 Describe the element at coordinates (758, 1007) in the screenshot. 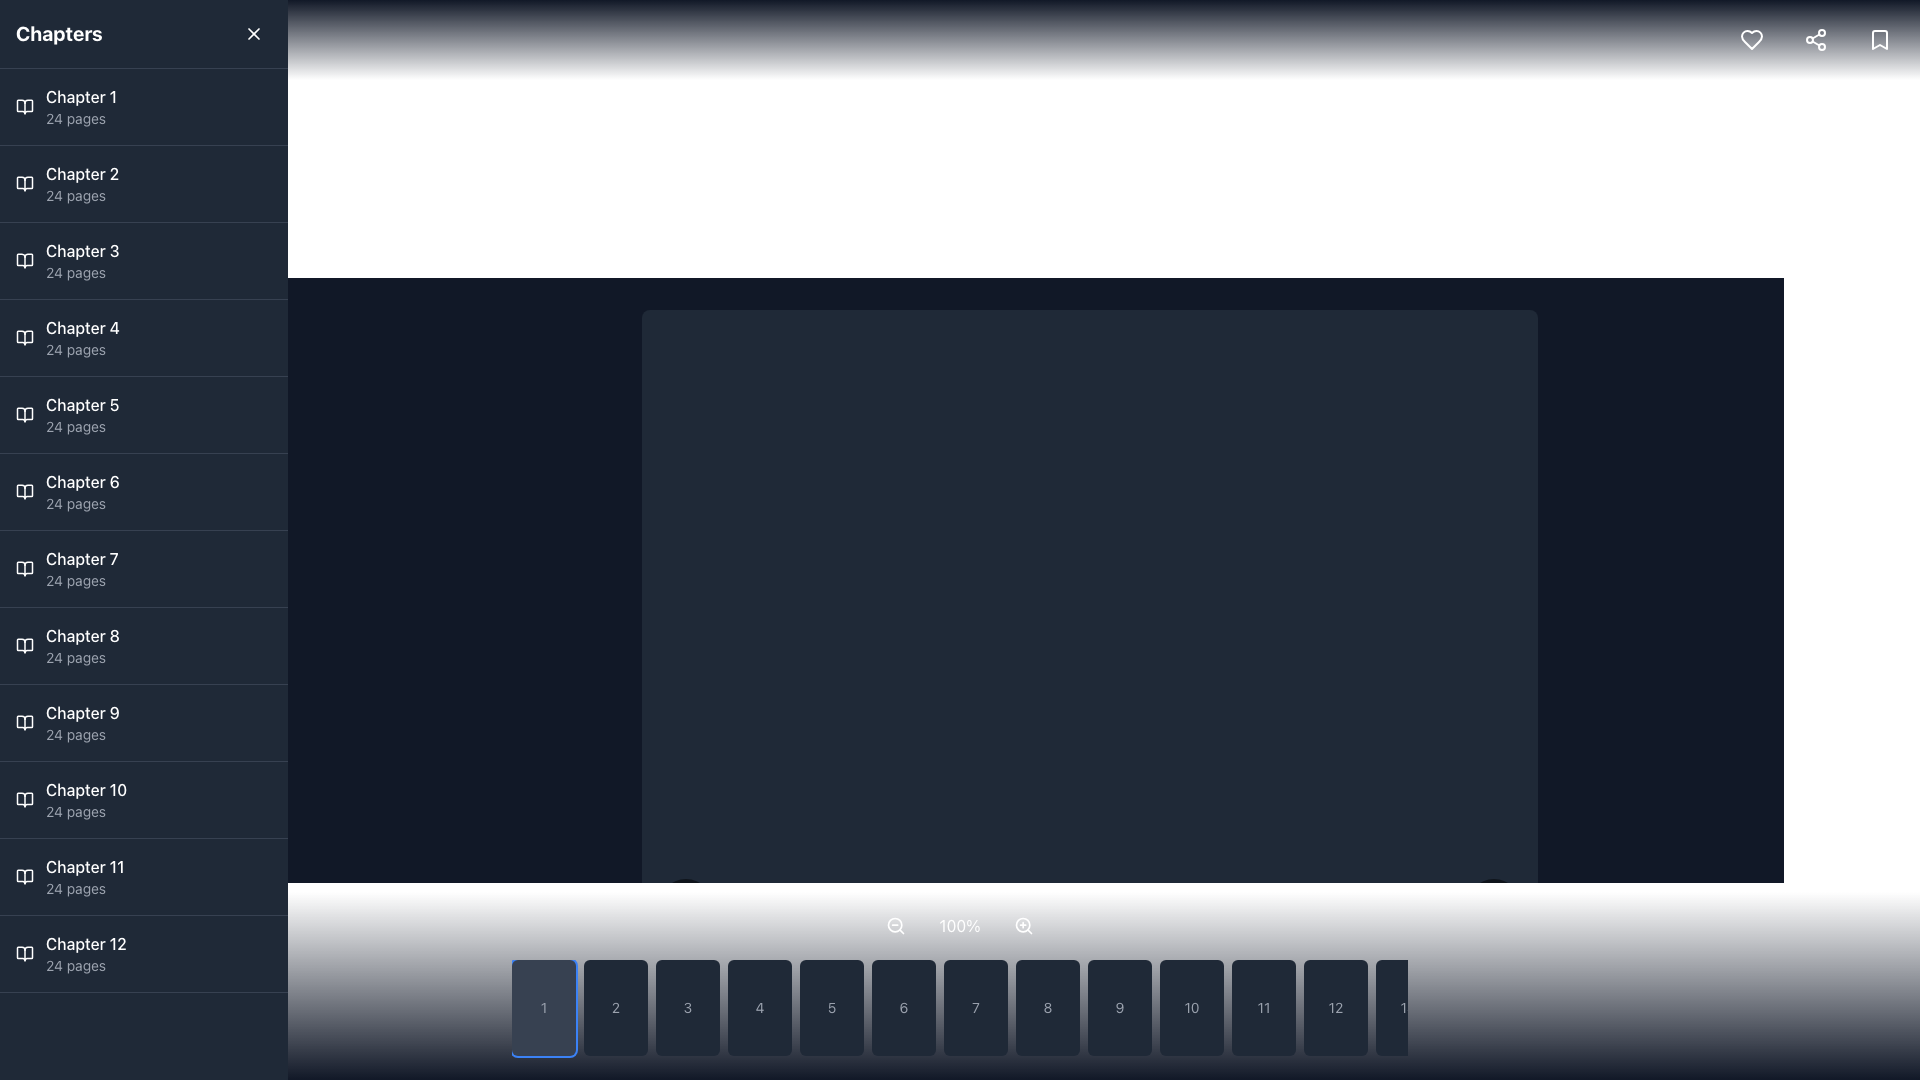

I see `the selectable button labeled '4' in the navigation bar to observe visual changes` at that location.